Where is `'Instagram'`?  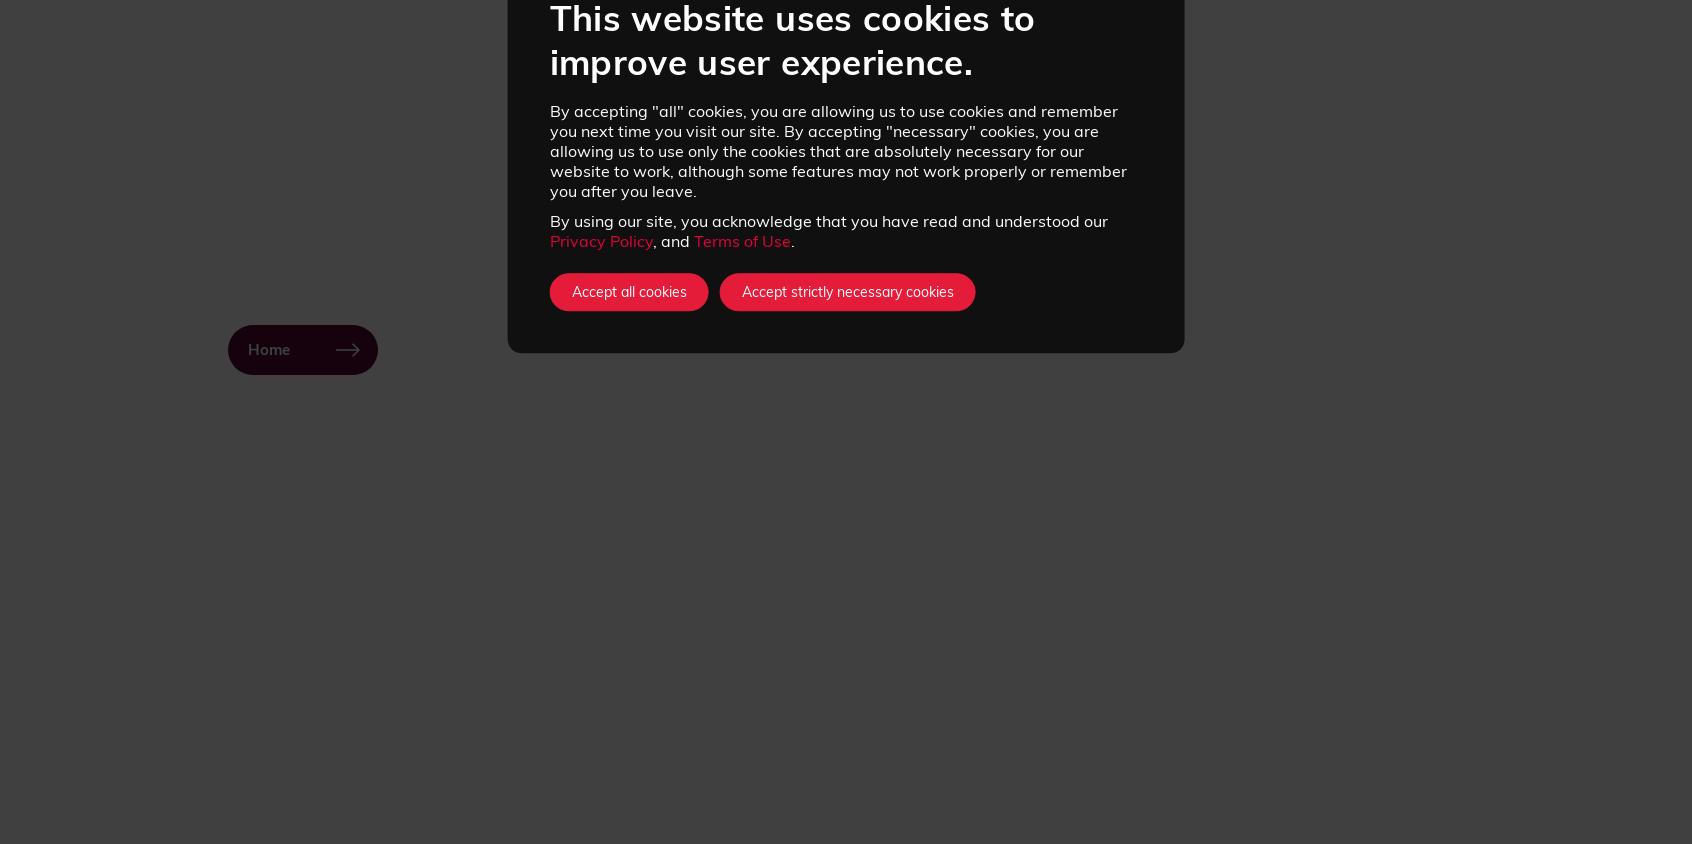
'Instagram' is located at coordinates (1183, 816).